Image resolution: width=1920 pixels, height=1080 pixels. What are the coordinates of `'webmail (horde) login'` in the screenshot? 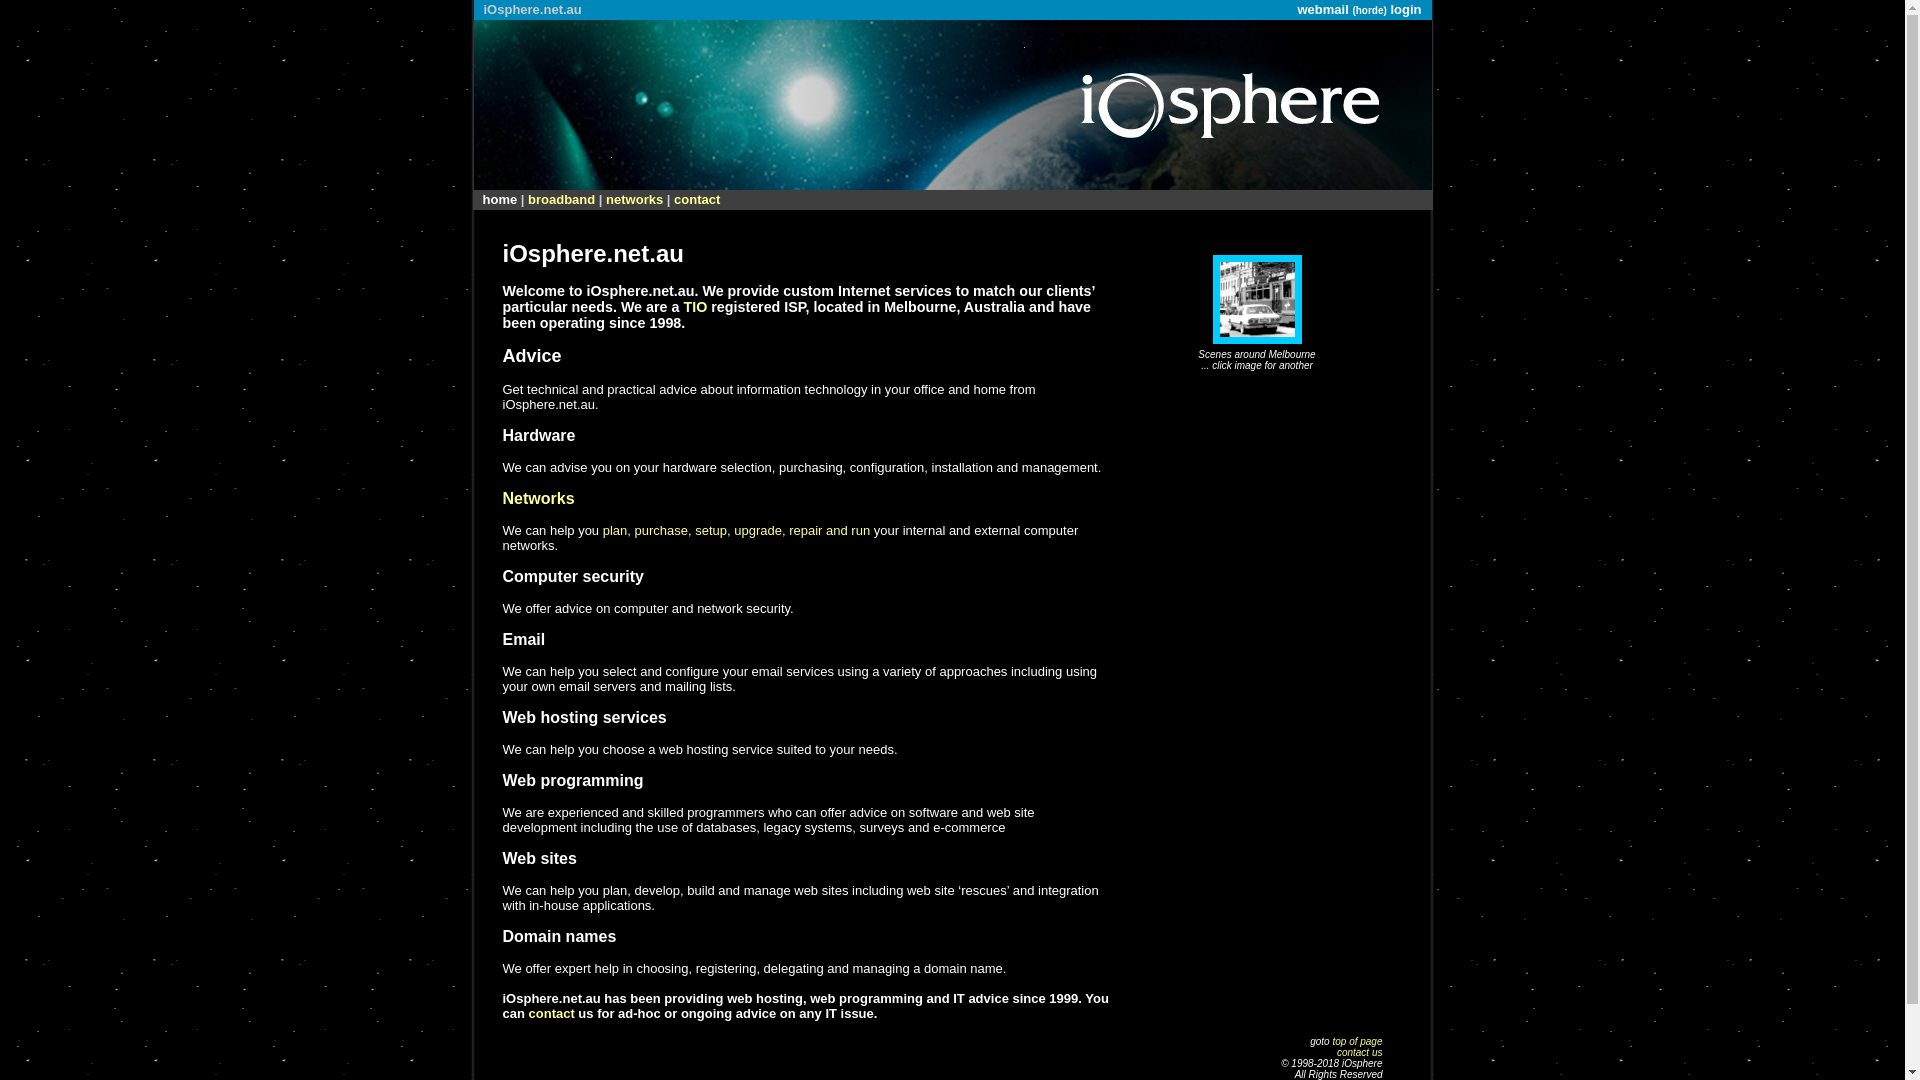 It's located at (1296, 9).